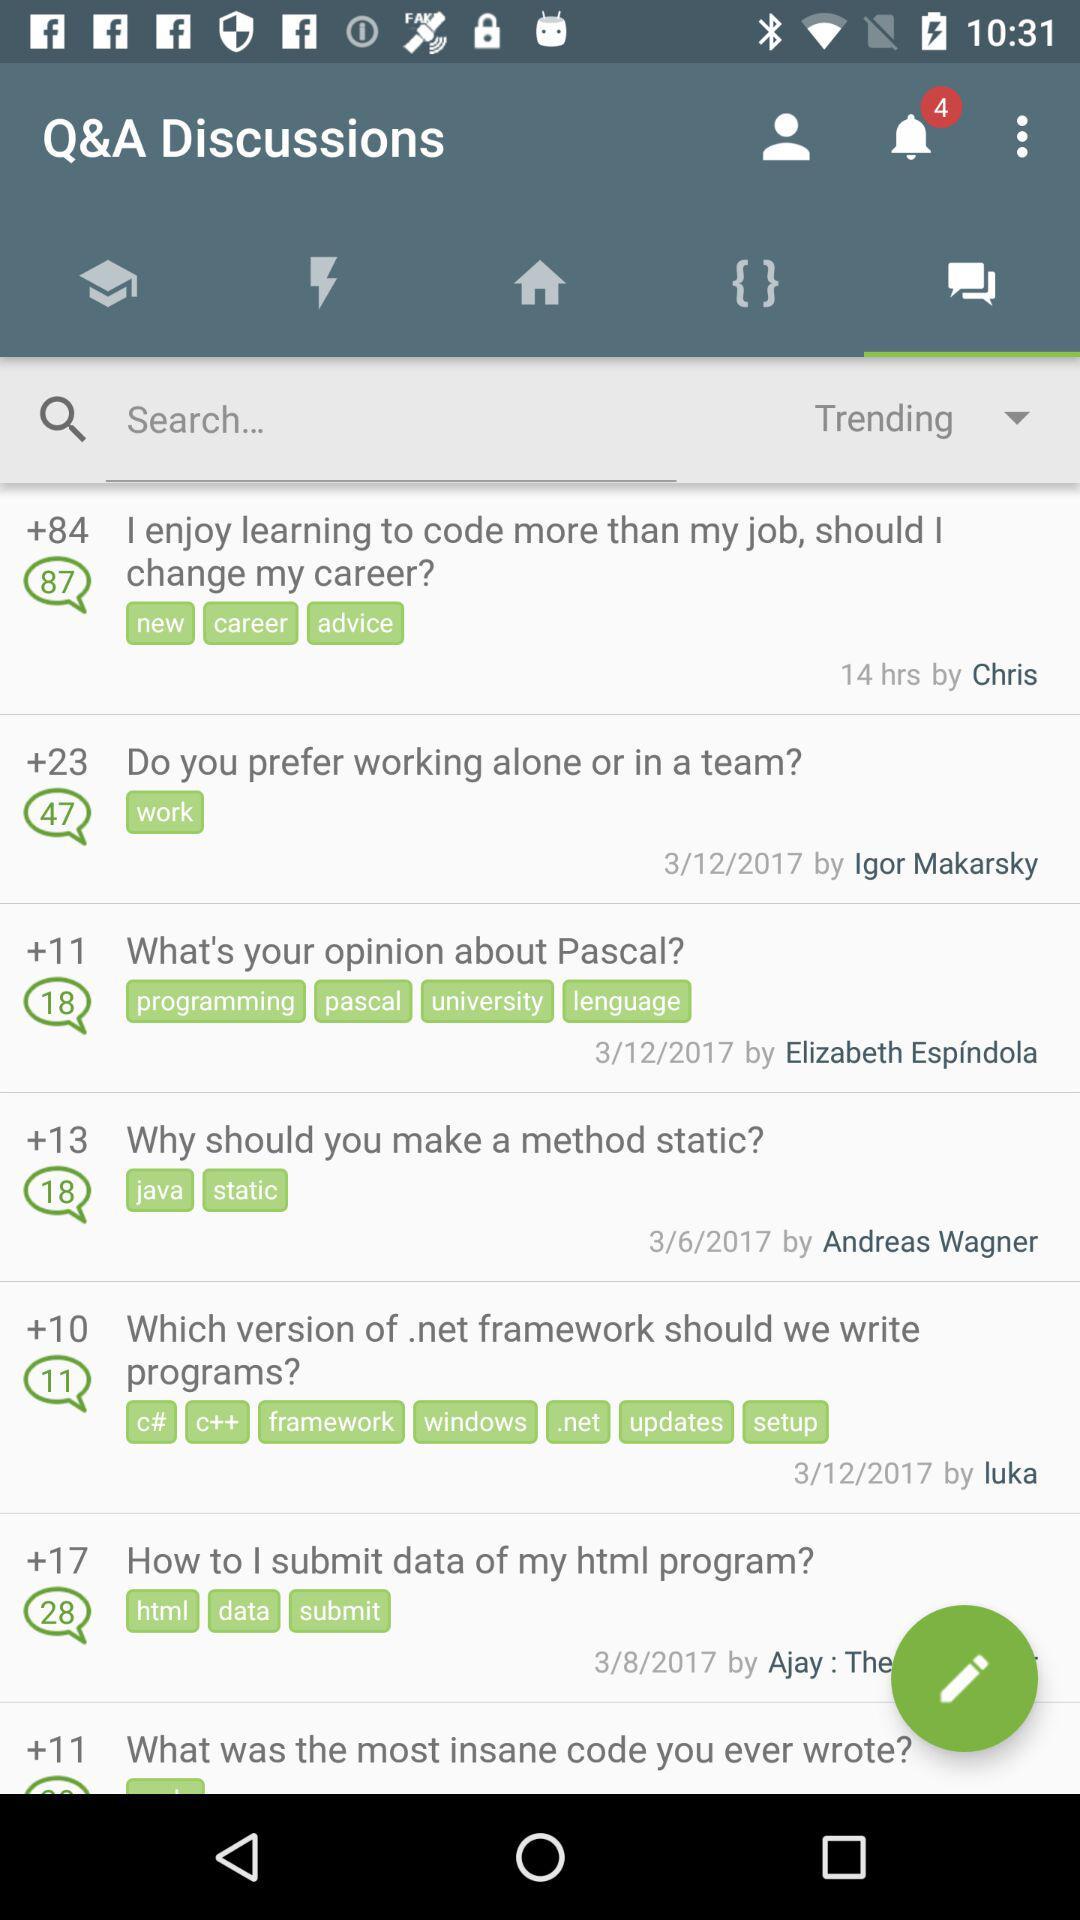 The width and height of the screenshot is (1080, 1920). What do you see at coordinates (963, 1678) in the screenshot?
I see `compose` at bounding box center [963, 1678].